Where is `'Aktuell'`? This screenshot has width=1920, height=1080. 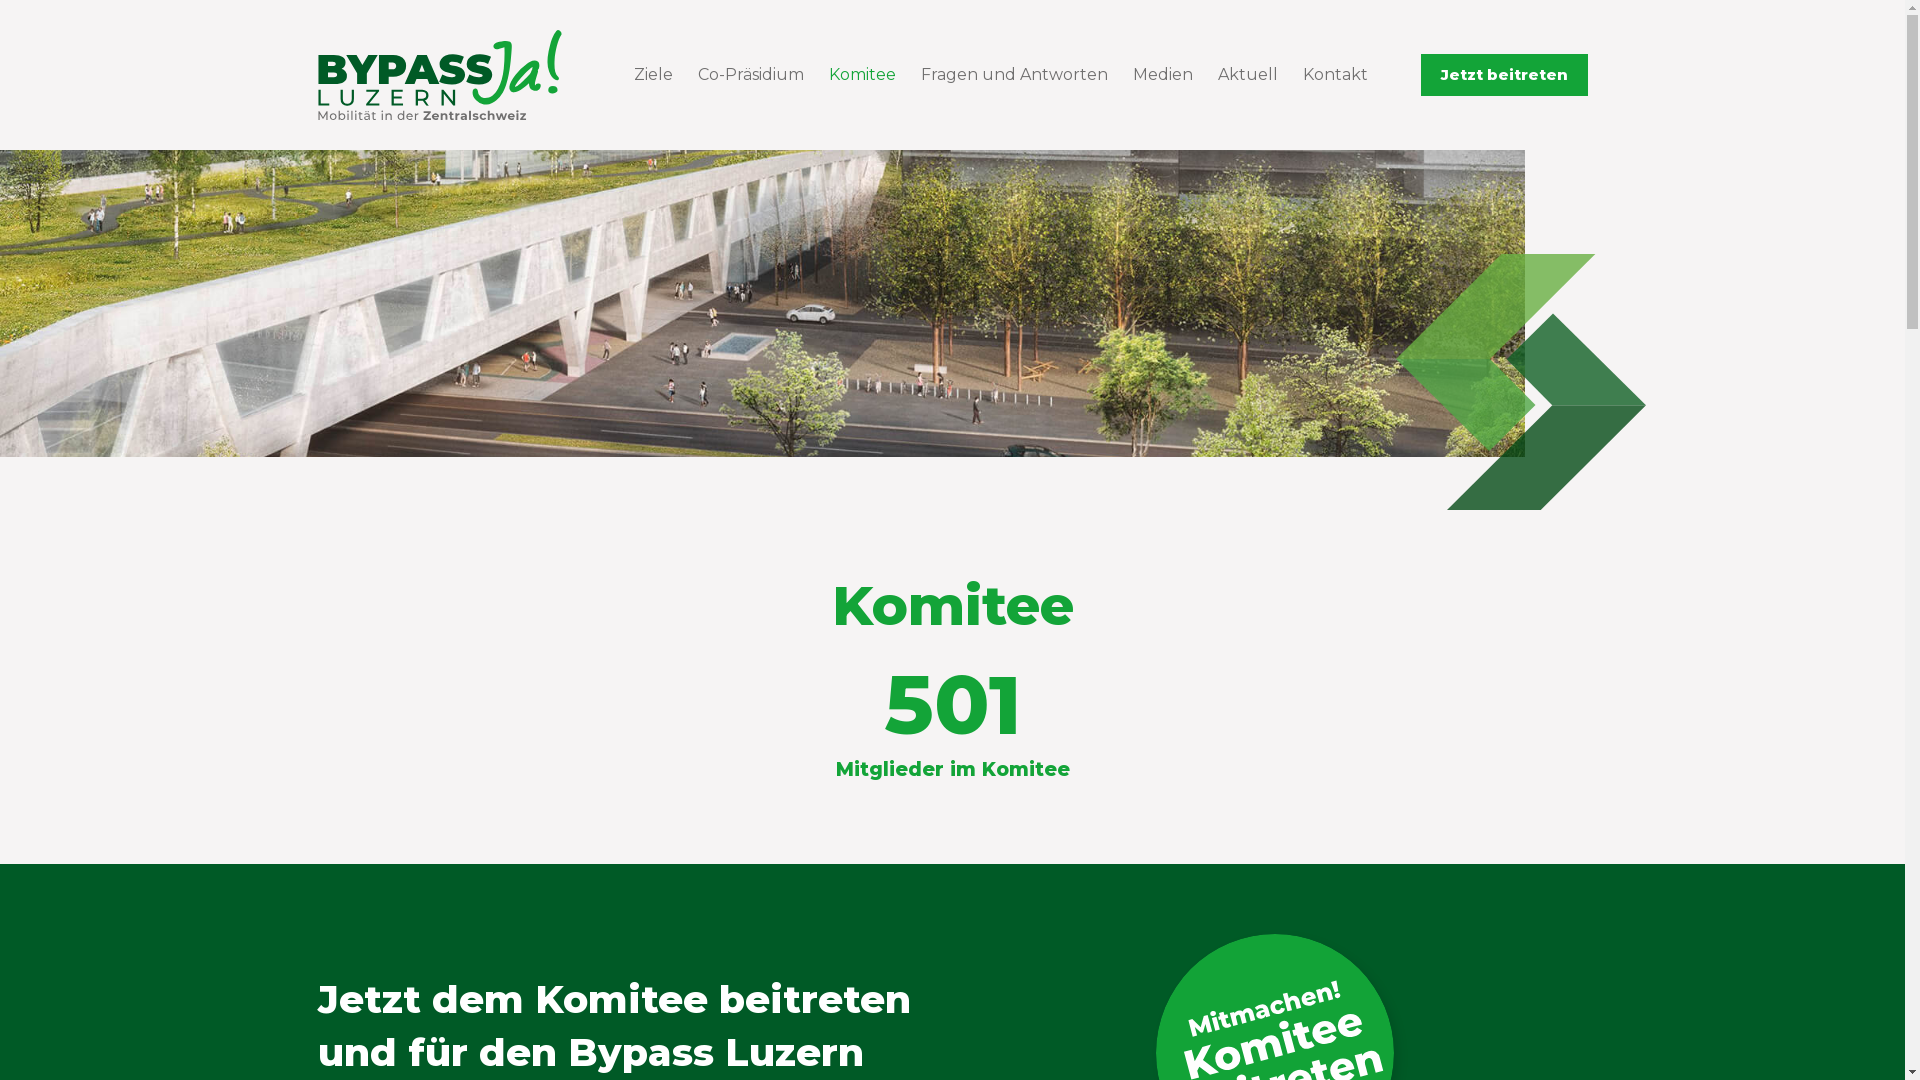
'Aktuell' is located at coordinates (1204, 73).